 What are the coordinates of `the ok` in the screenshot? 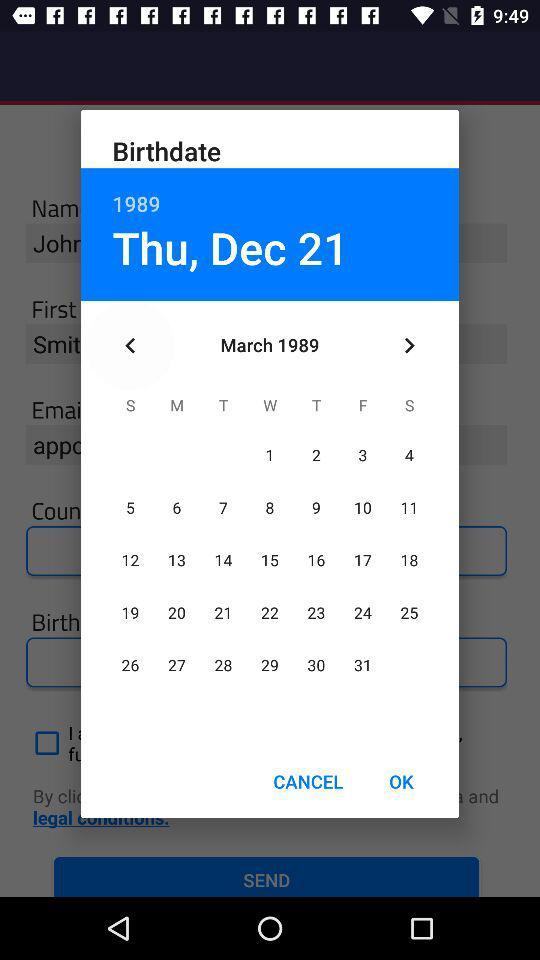 It's located at (401, 781).